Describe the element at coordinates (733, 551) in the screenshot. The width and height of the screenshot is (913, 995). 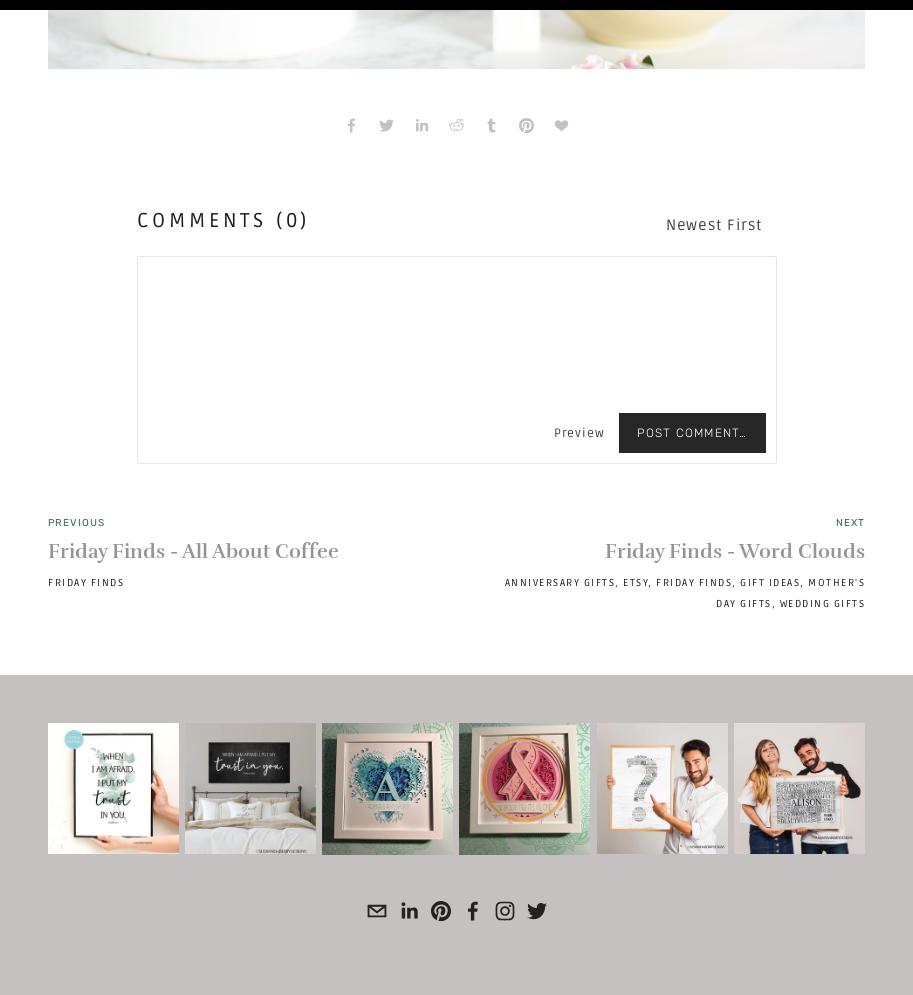
I see `'Friday Finds - Word Clouds'` at that location.